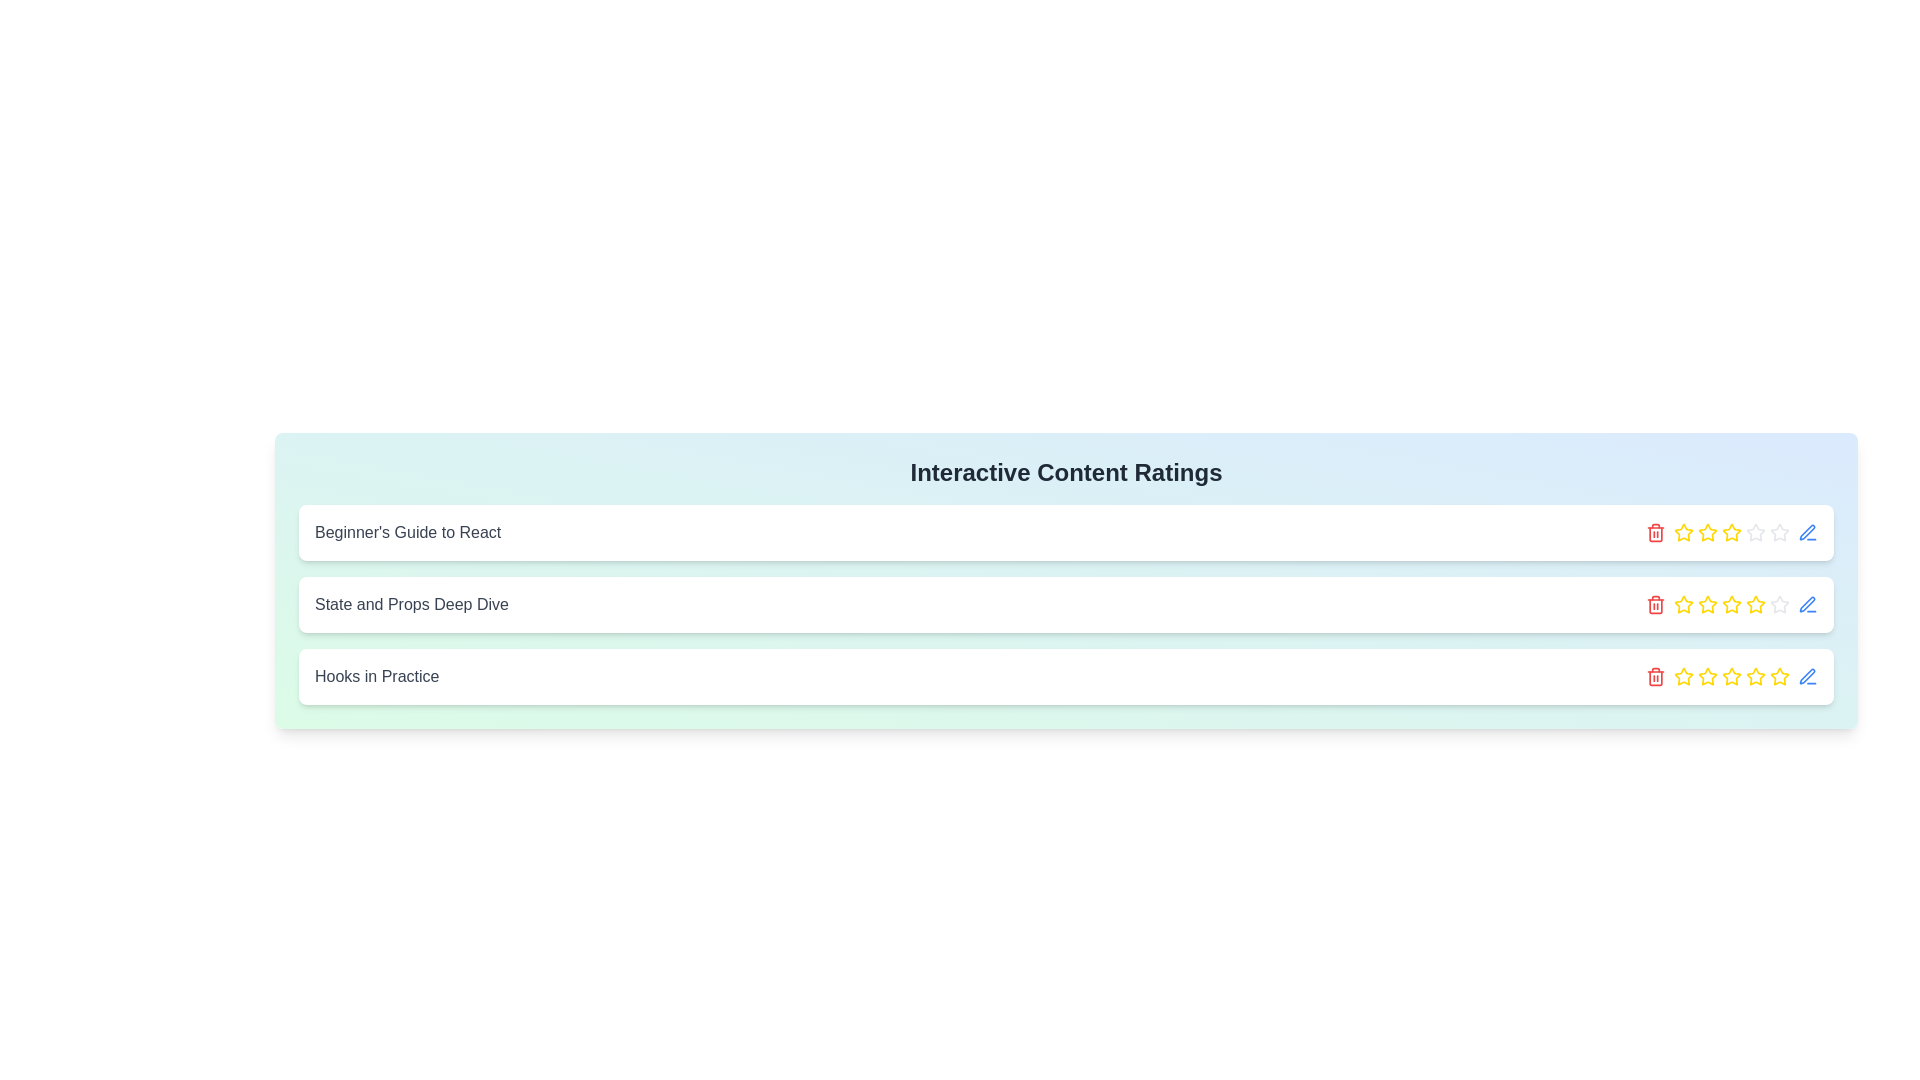 This screenshot has height=1080, width=1920. I want to click on the blue pen icon button, located, so click(1808, 676).